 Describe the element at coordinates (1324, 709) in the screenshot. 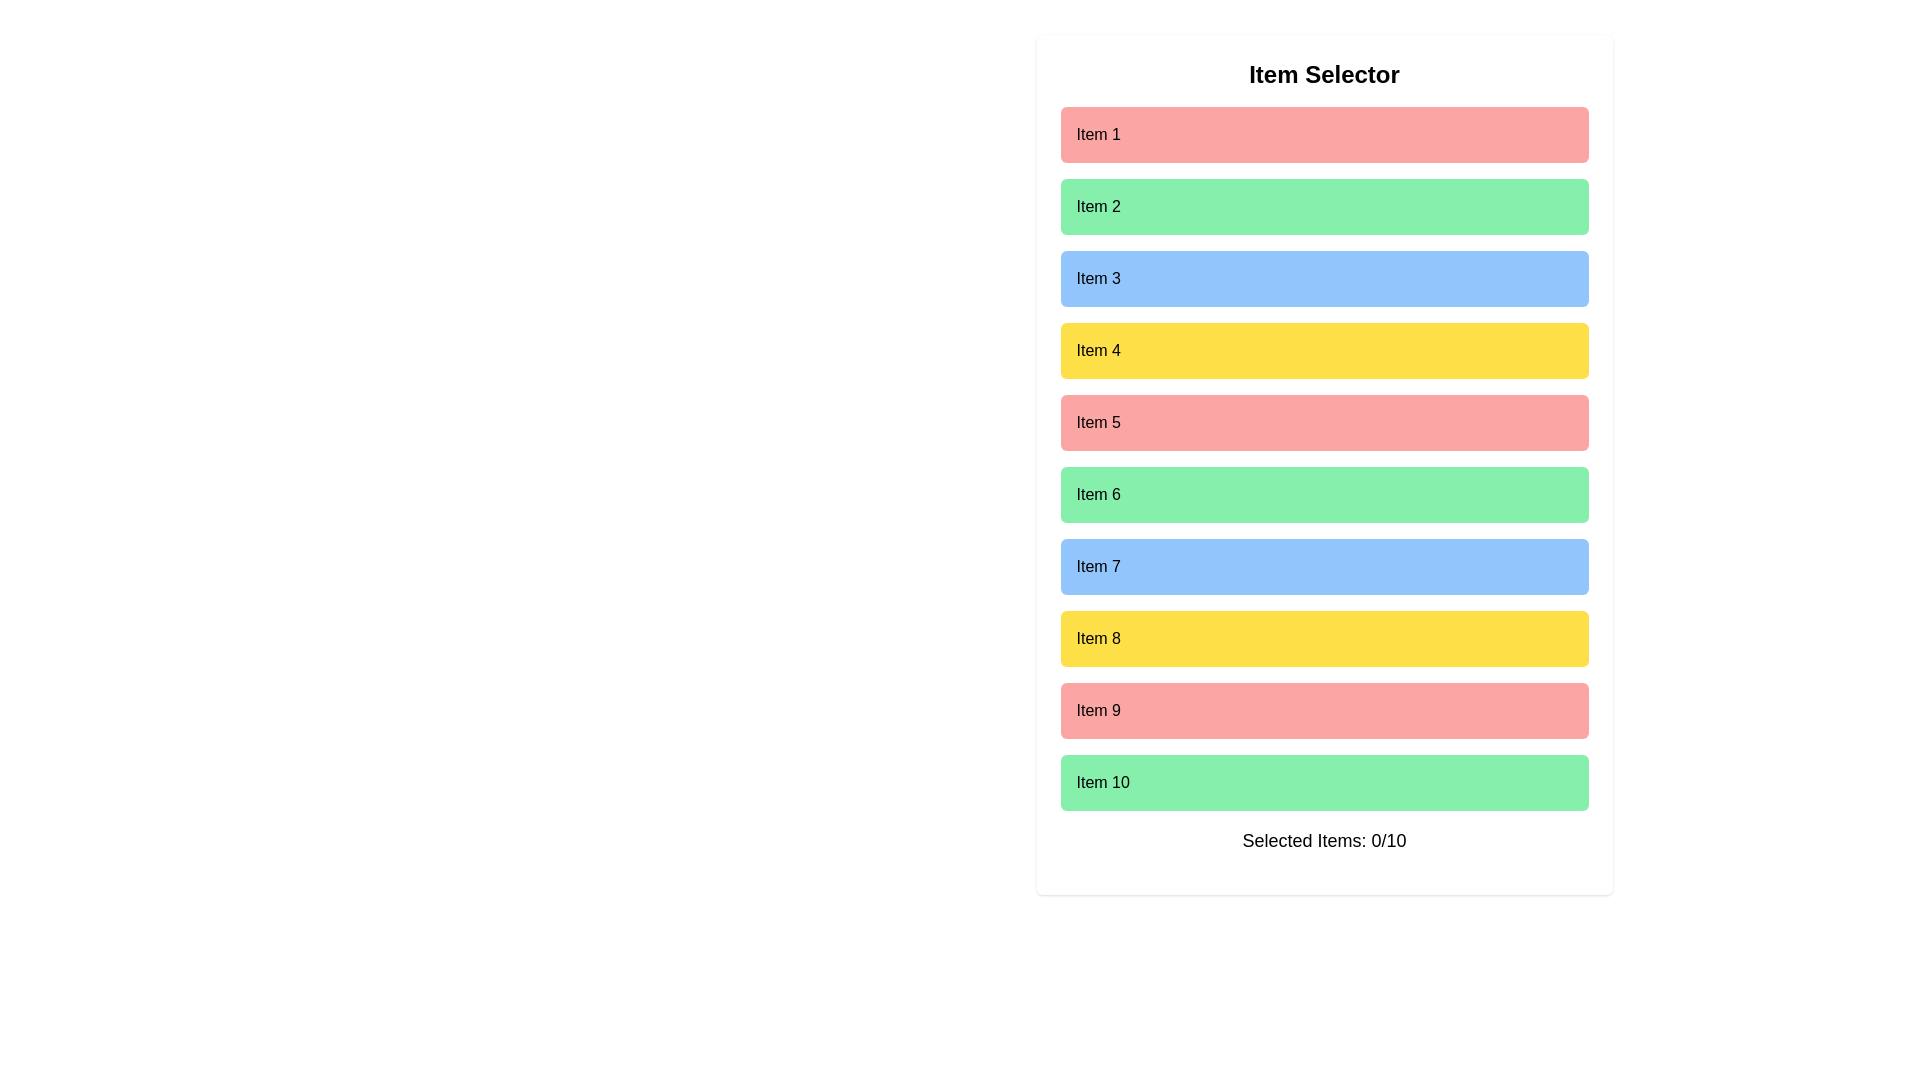

I see `the selectable list item labeled 'Item 9', which is a horizontally-oriented rectangular box with a light red background and rounded corners` at that location.